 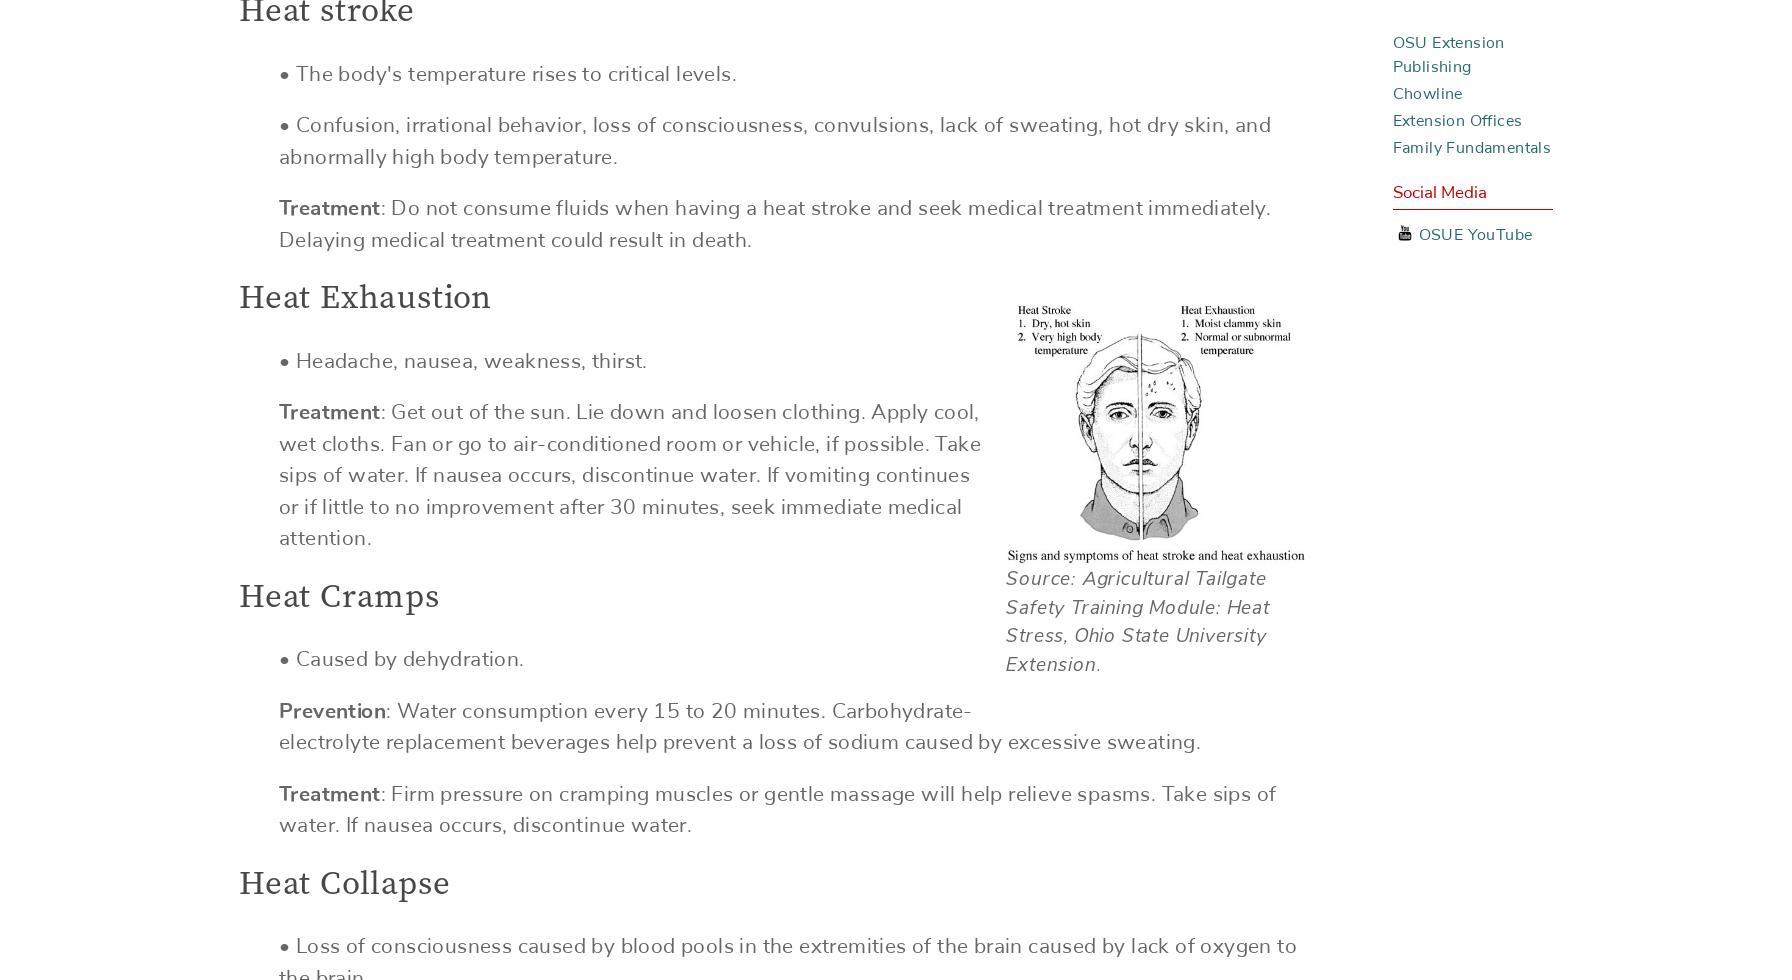 What do you see at coordinates (1137, 621) in the screenshot?
I see `'Source: Agricultural Tailgate Safety Training Module: Heat Stress, Ohio State University Extension.'` at bounding box center [1137, 621].